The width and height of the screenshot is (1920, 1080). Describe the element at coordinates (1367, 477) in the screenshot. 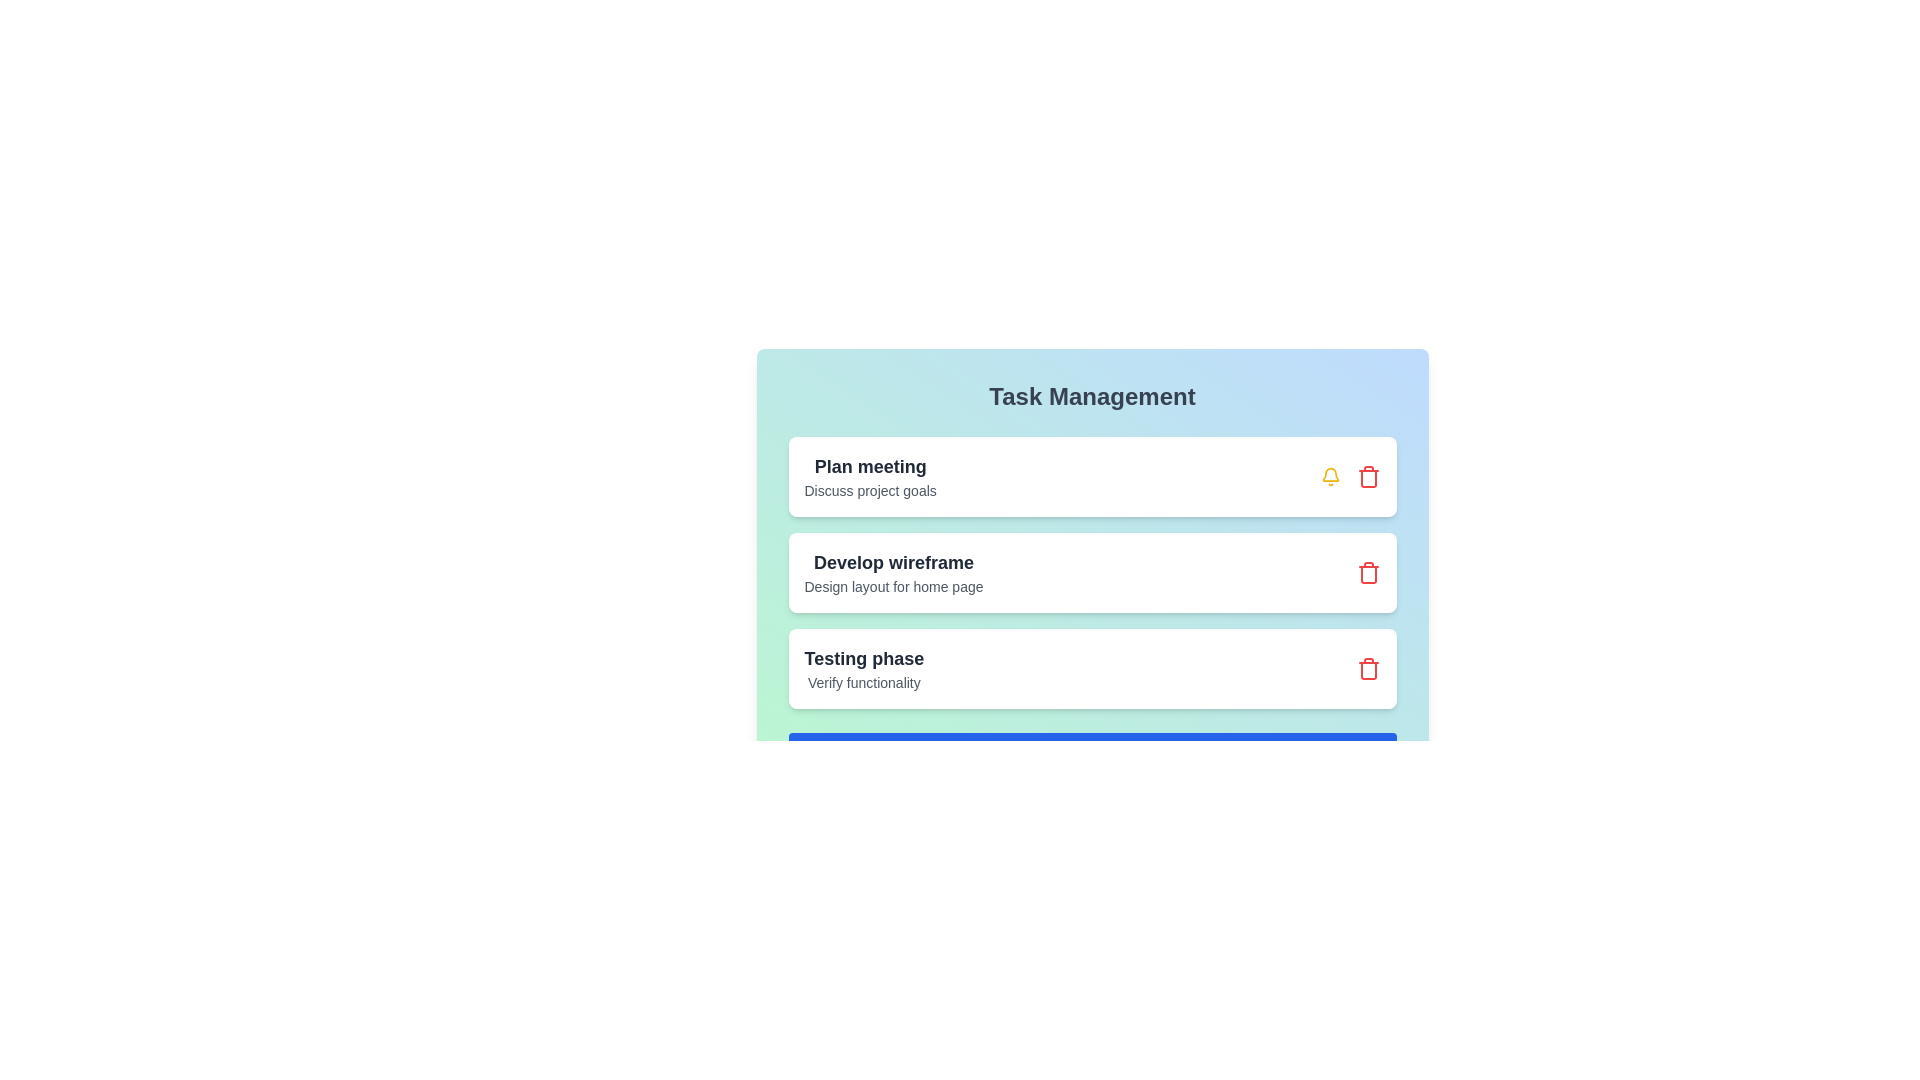

I see `the trash icon next to the task titled 'Plan meeting' to remove it` at that location.